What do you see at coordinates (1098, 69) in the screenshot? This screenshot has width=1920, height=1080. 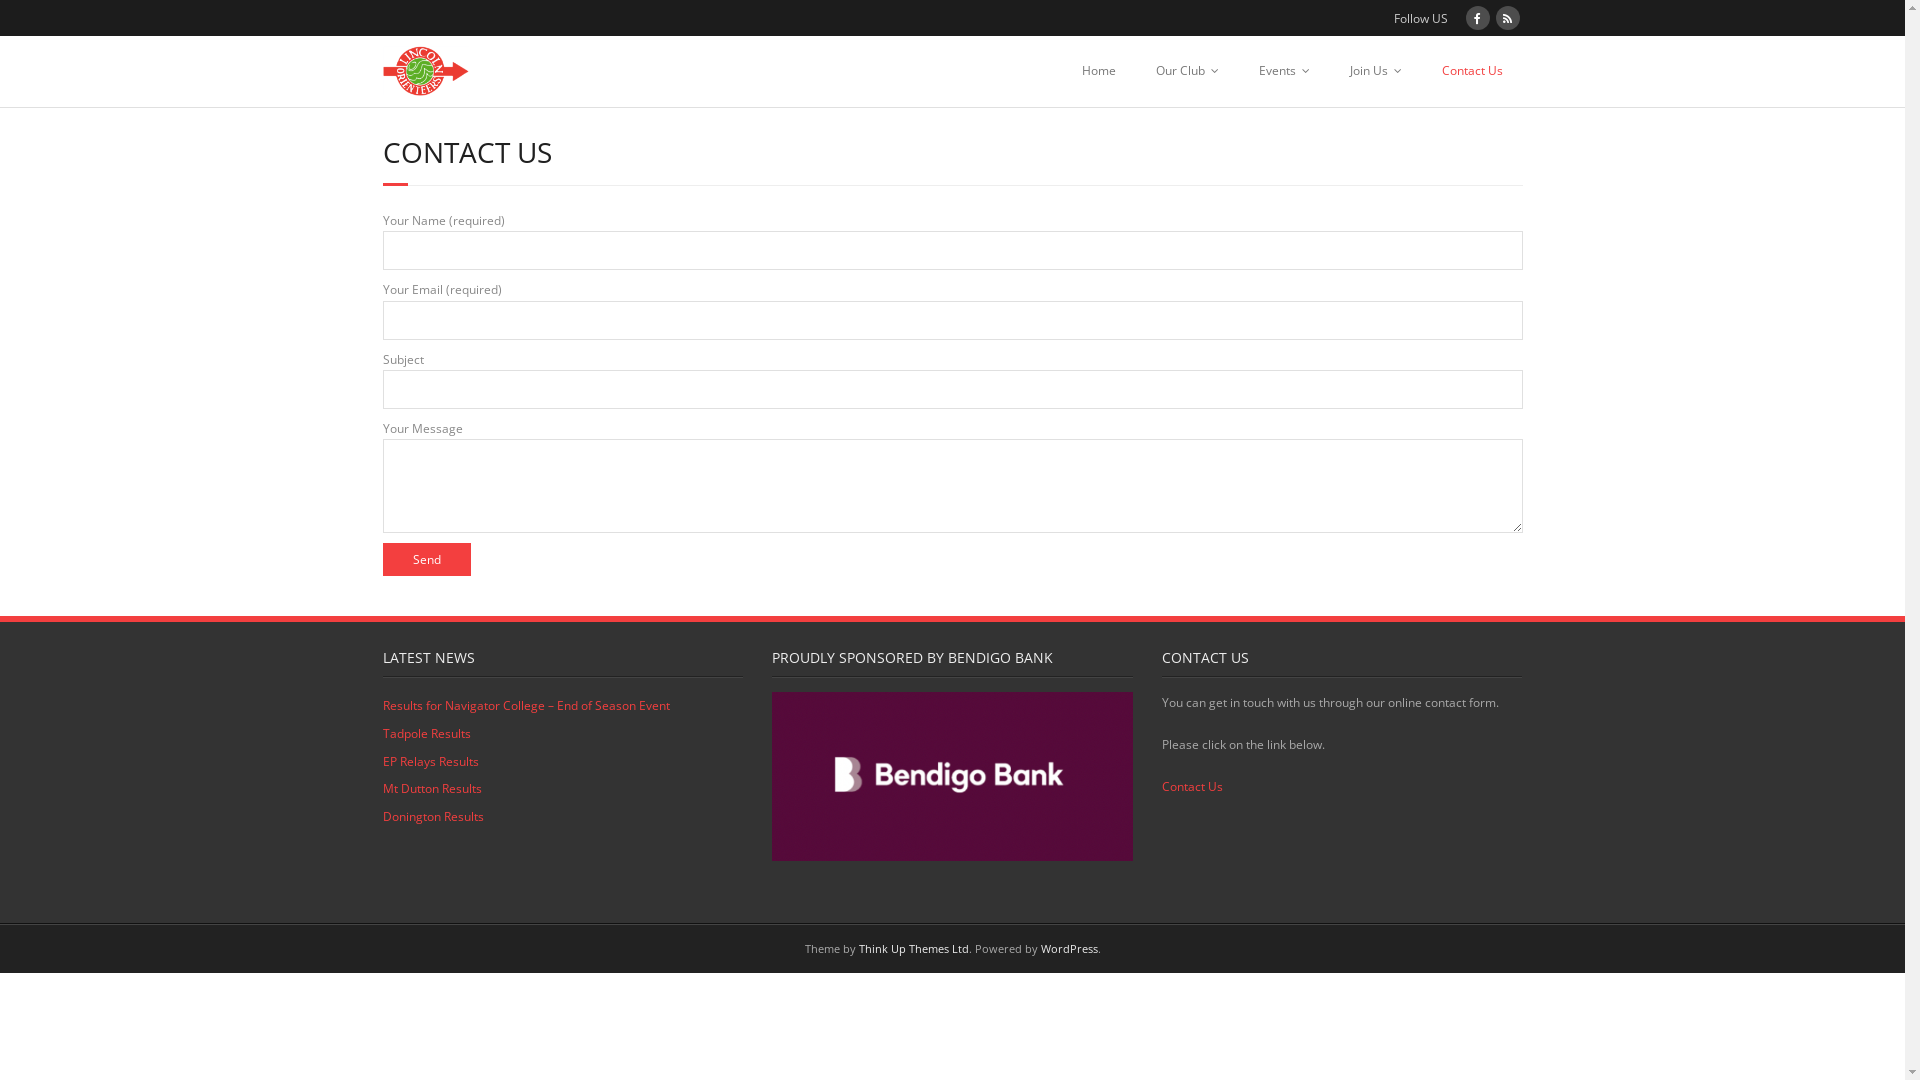 I see `'Home'` at bounding box center [1098, 69].